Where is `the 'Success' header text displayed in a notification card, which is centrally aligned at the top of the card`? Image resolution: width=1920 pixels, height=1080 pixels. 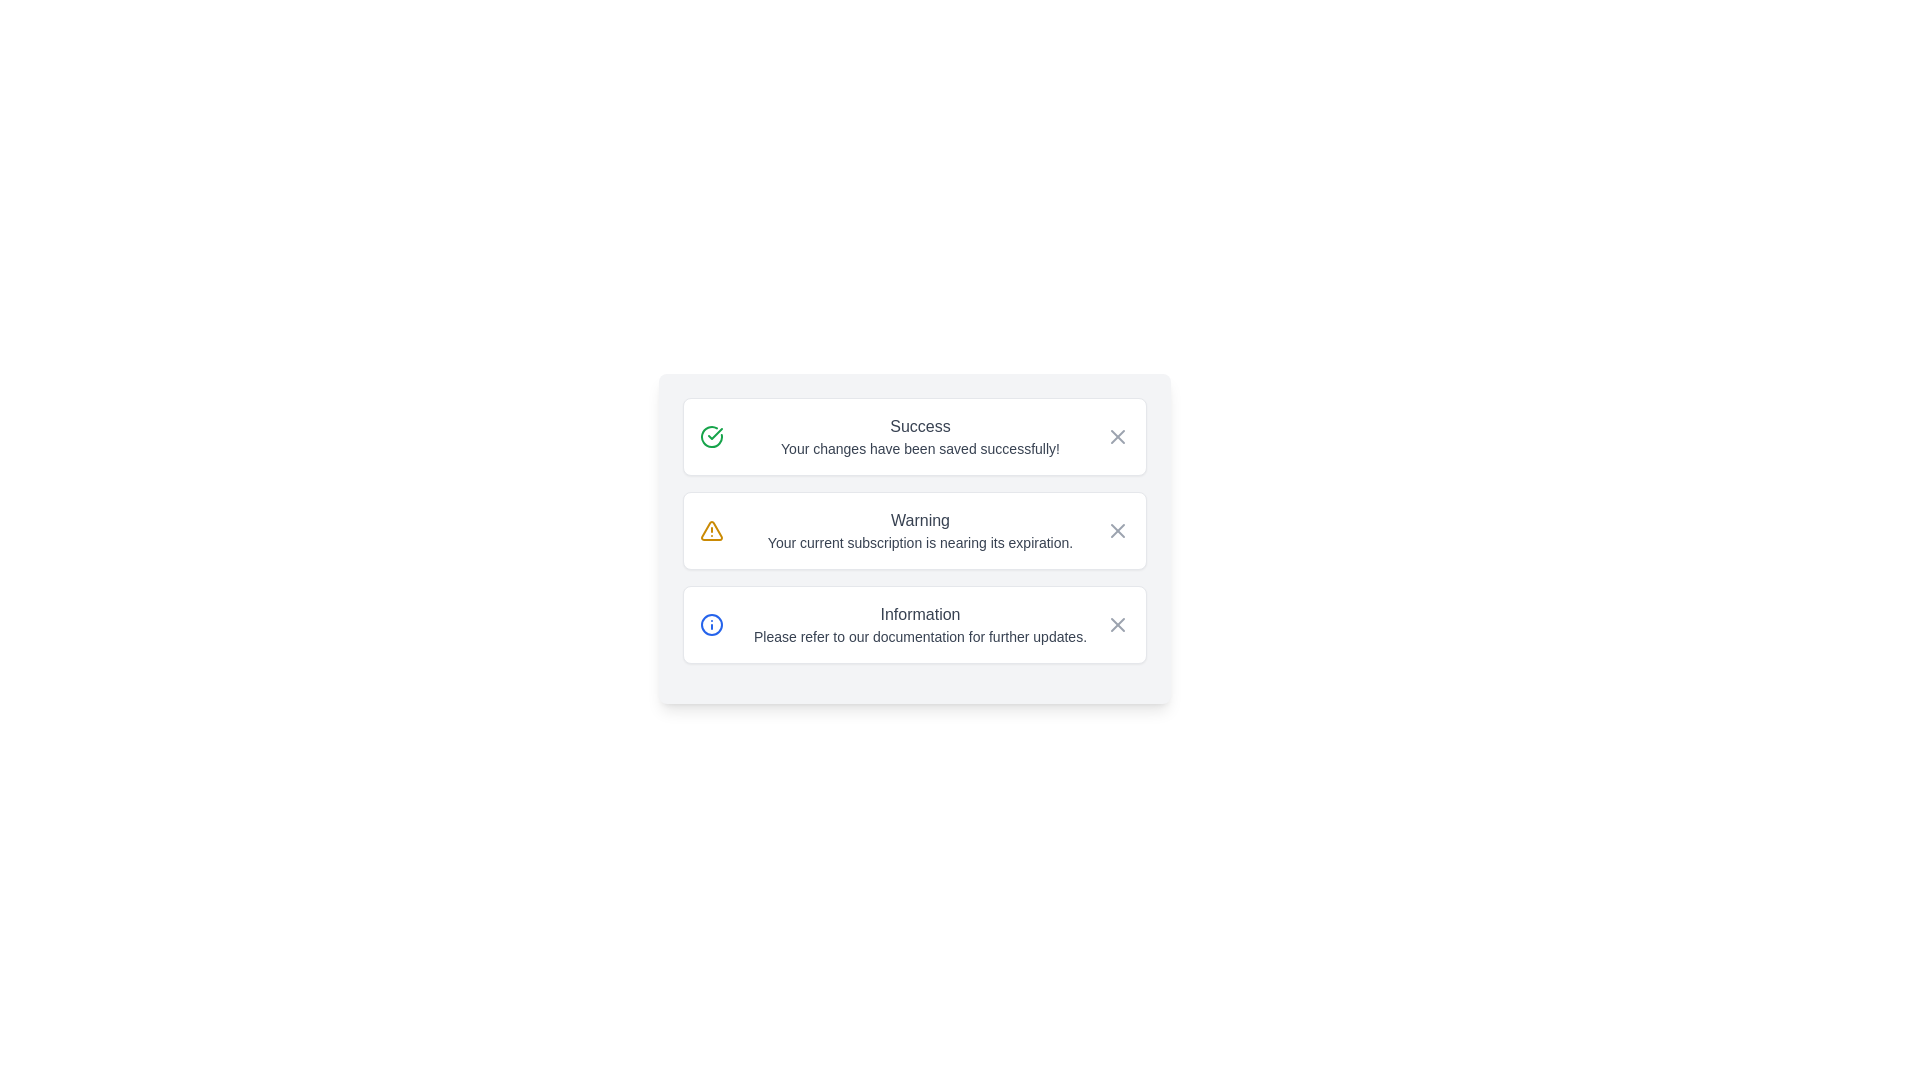 the 'Success' header text displayed in a notification card, which is centrally aligned at the top of the card is located at coordinates (919, 426).